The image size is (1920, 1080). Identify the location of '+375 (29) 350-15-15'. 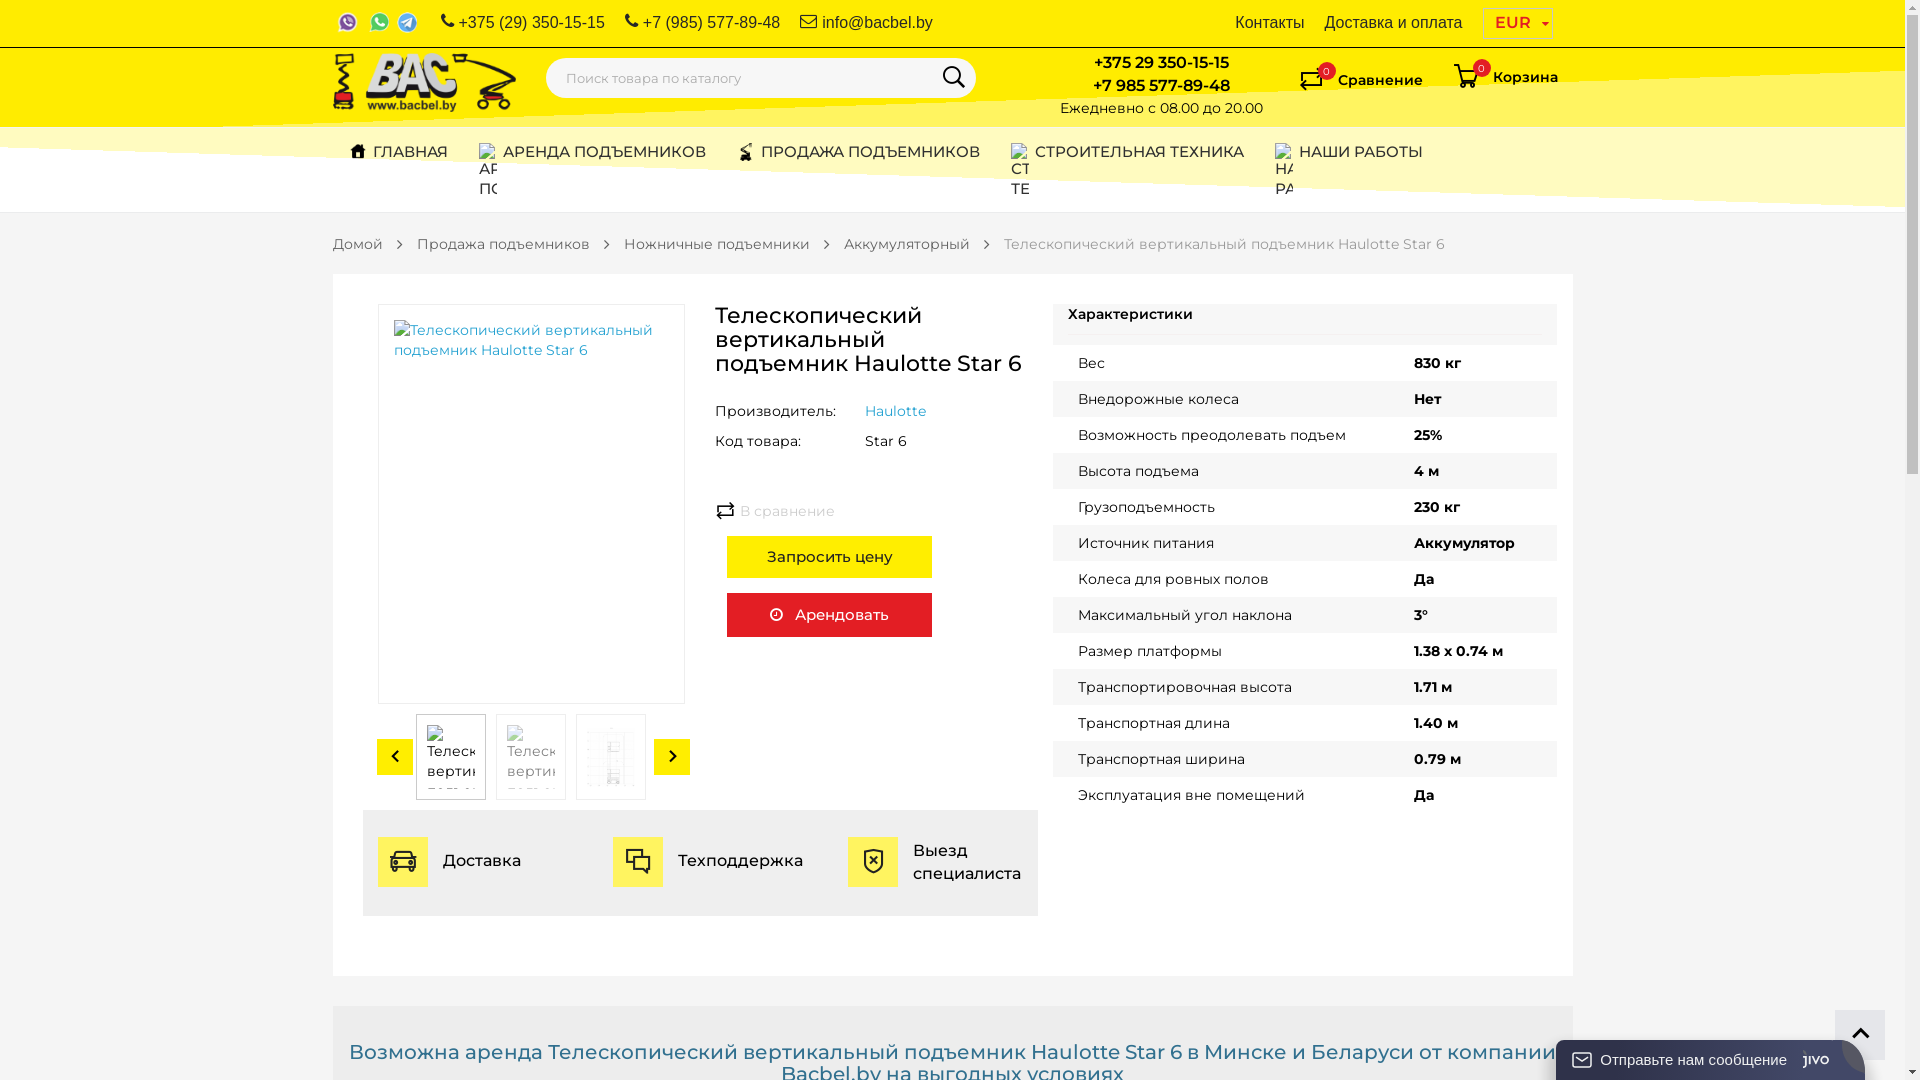
(522, 23).